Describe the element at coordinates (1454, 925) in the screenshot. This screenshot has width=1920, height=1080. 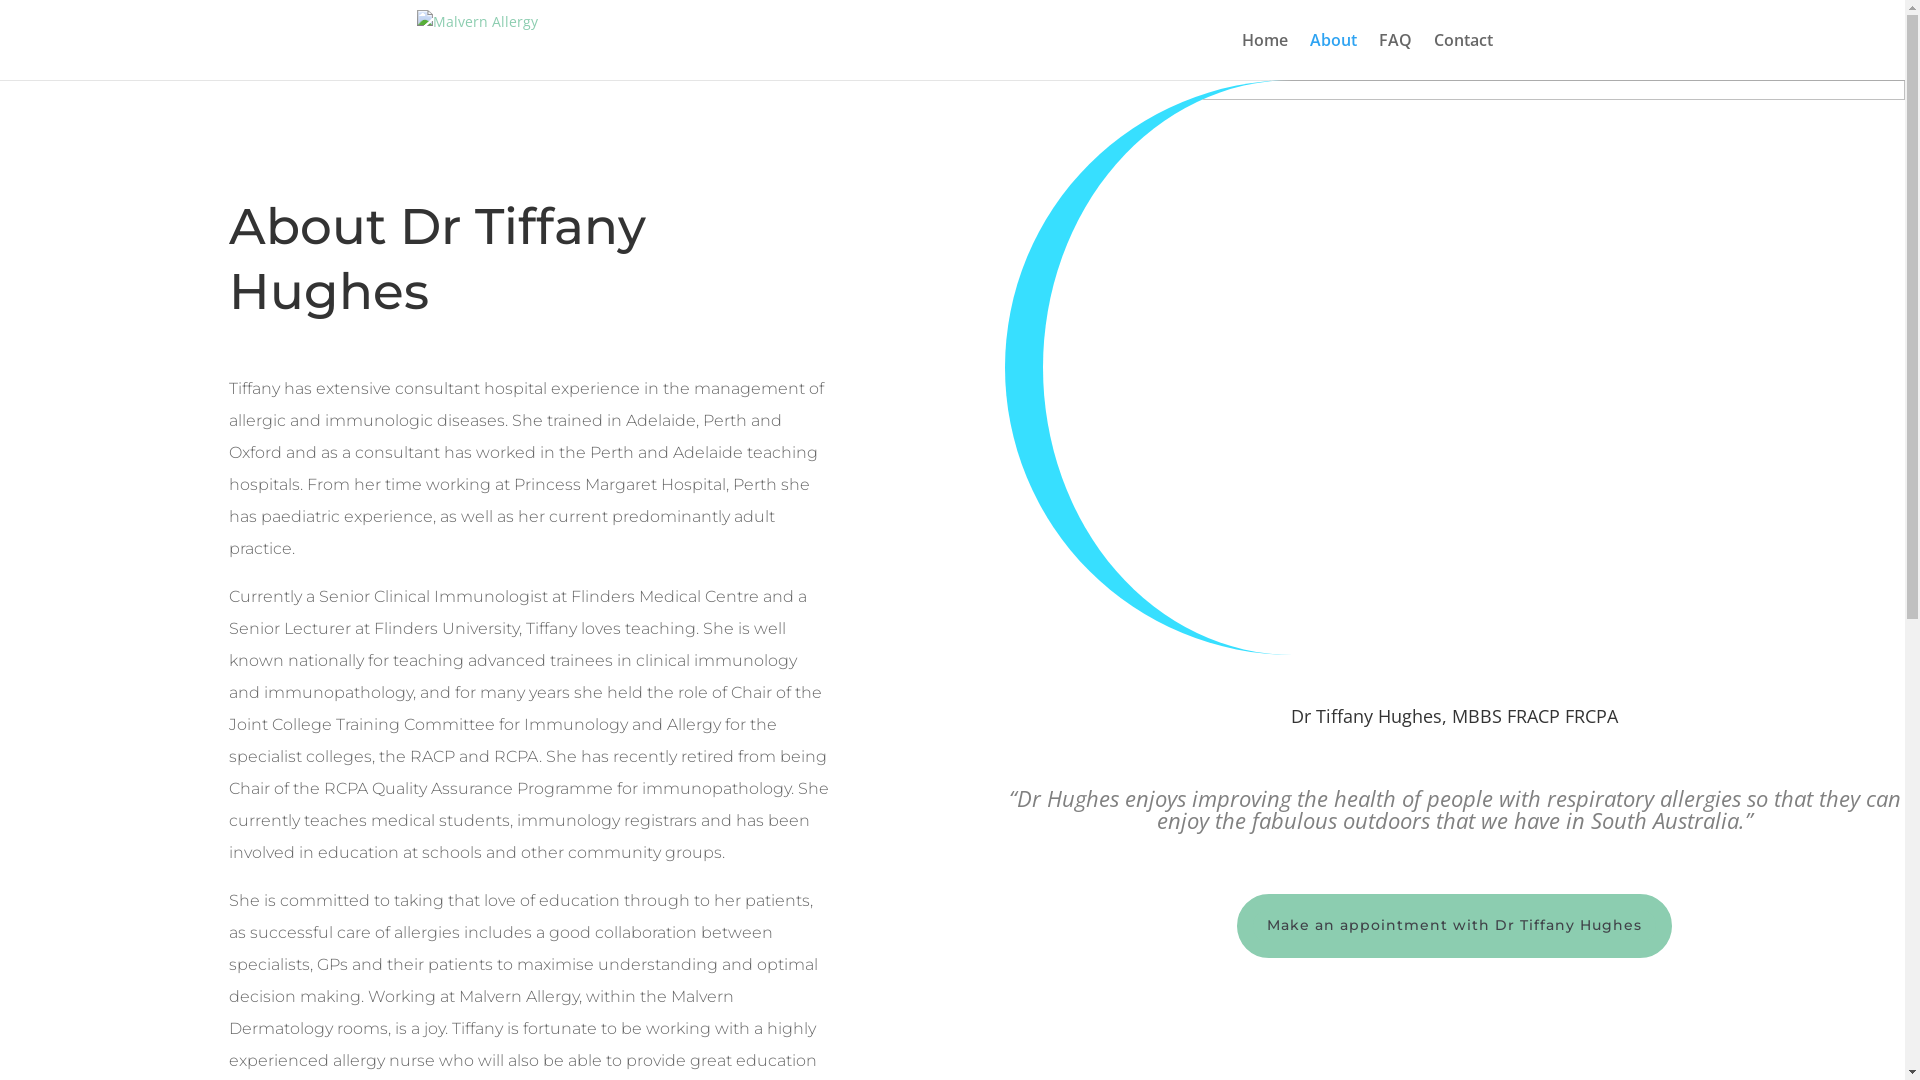
I see `'Make an appointment with Dr Tiffany Hughes'` at that location.